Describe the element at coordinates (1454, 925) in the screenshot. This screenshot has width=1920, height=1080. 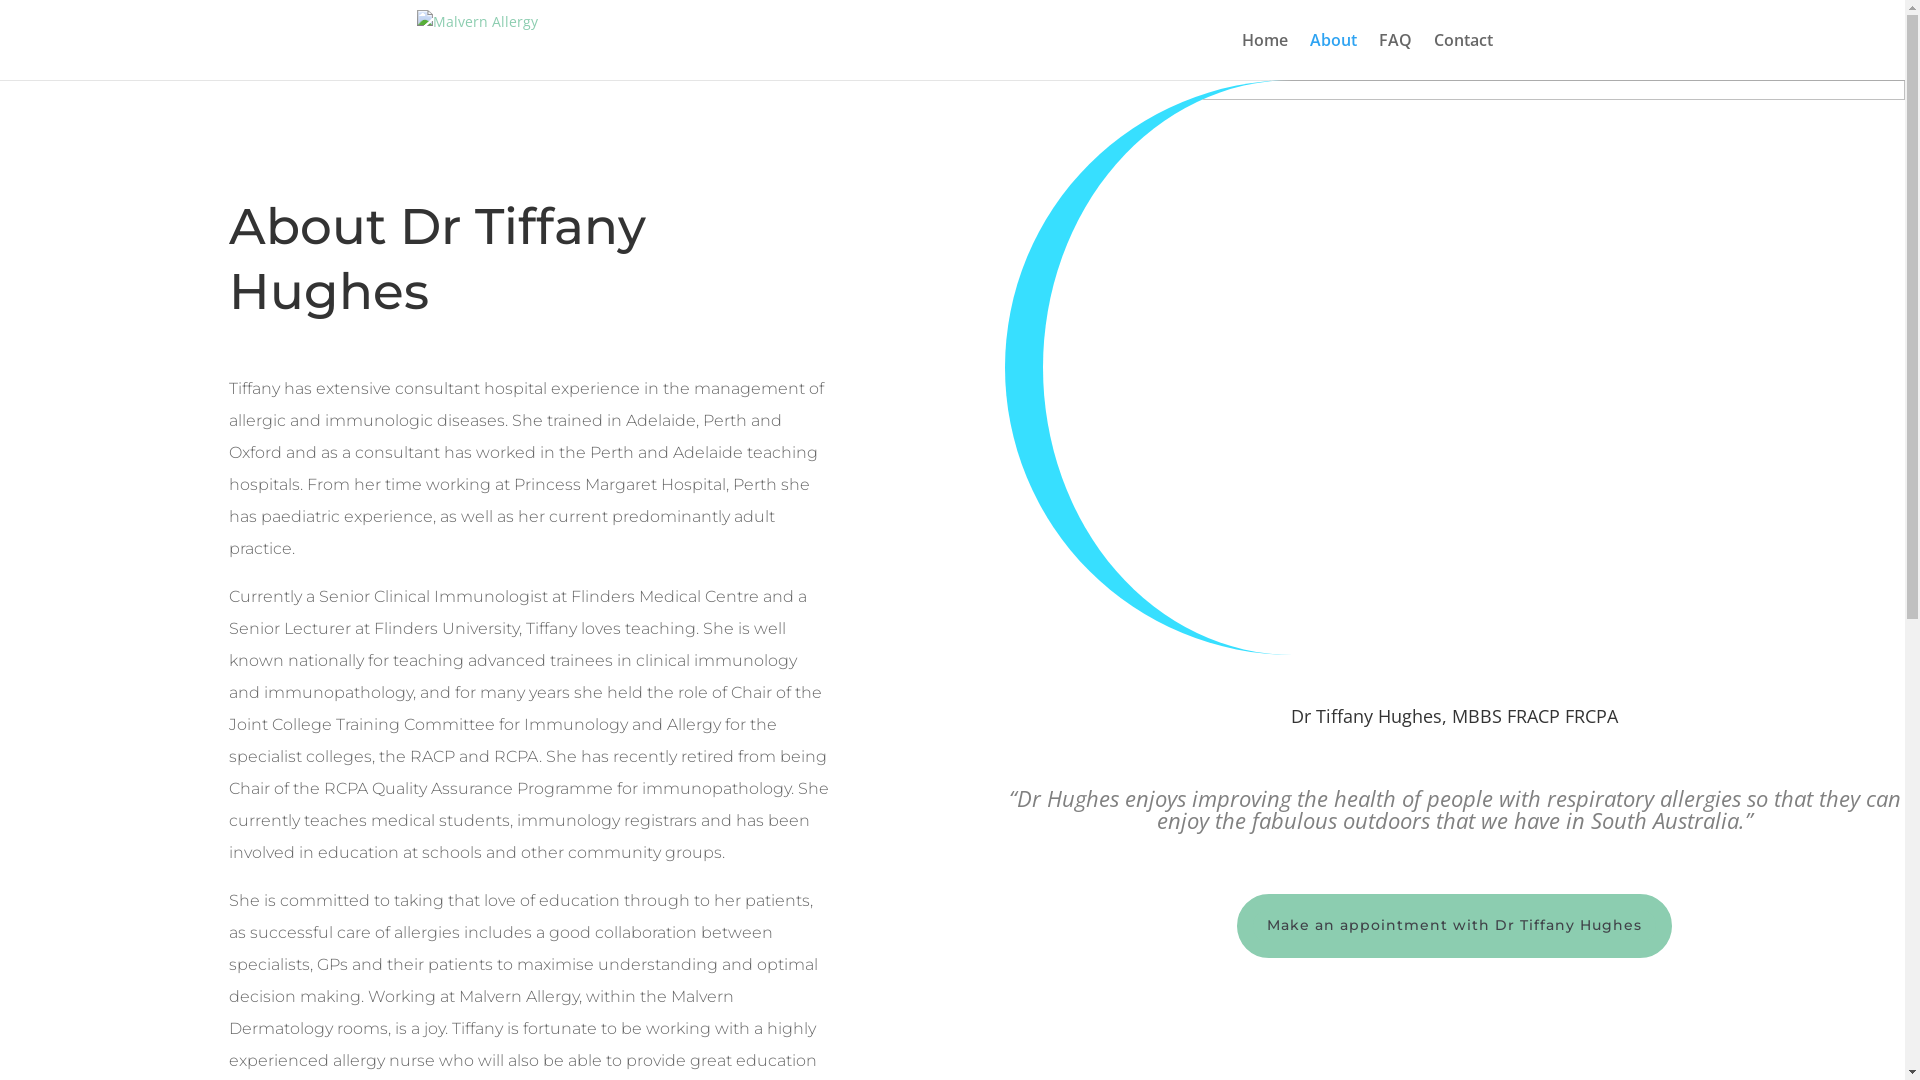
I see `'Make an appointment with Dr Tiffany Hughes'` at that location.